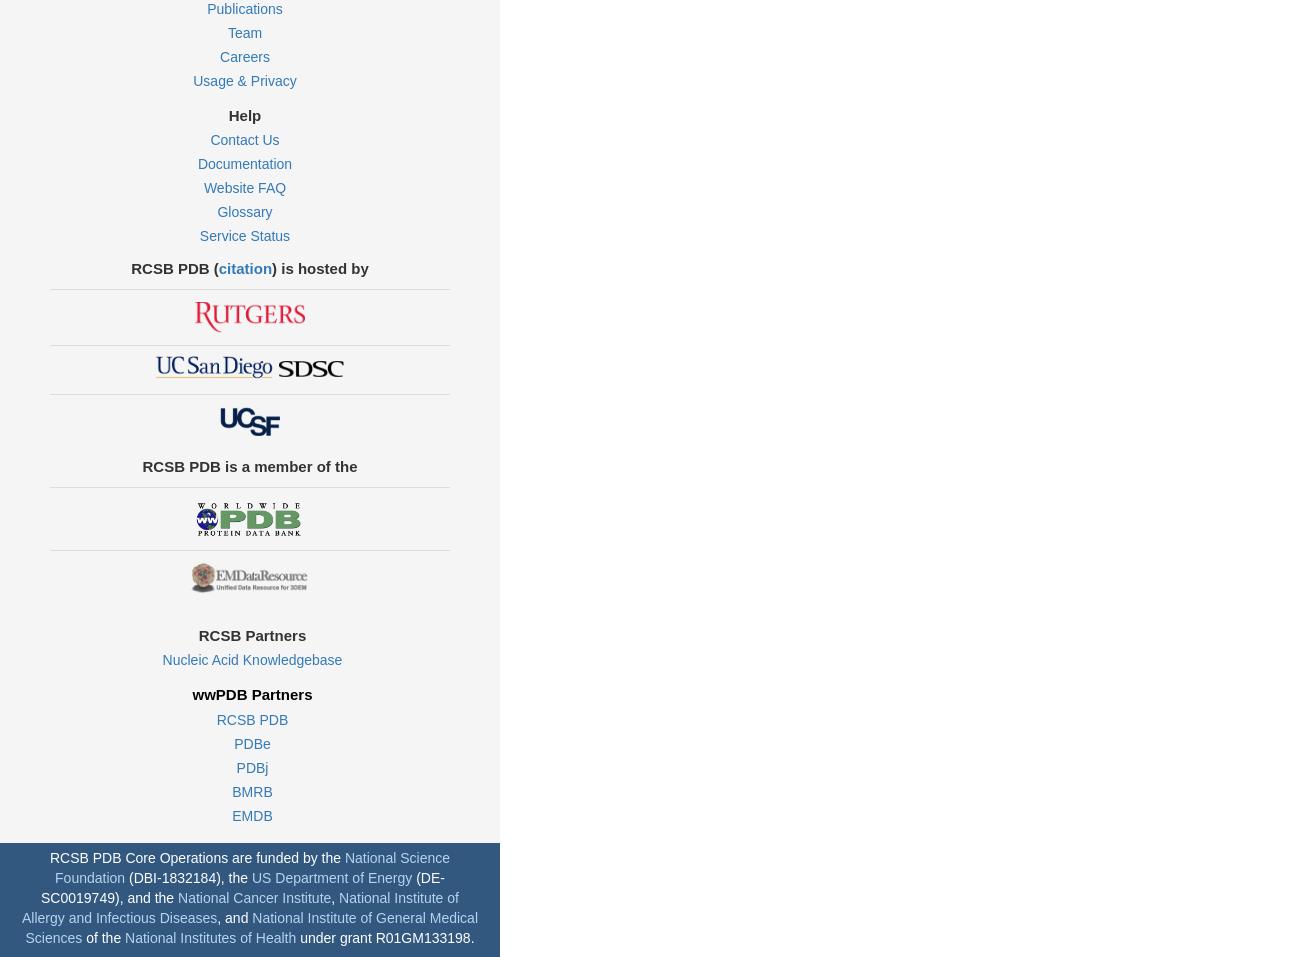 This screenshot has height=957, width=1296. What do you see at coordinates (319, 266) in the screenshot?
I see `') is hosted by'` at bounding box center [319, 266].